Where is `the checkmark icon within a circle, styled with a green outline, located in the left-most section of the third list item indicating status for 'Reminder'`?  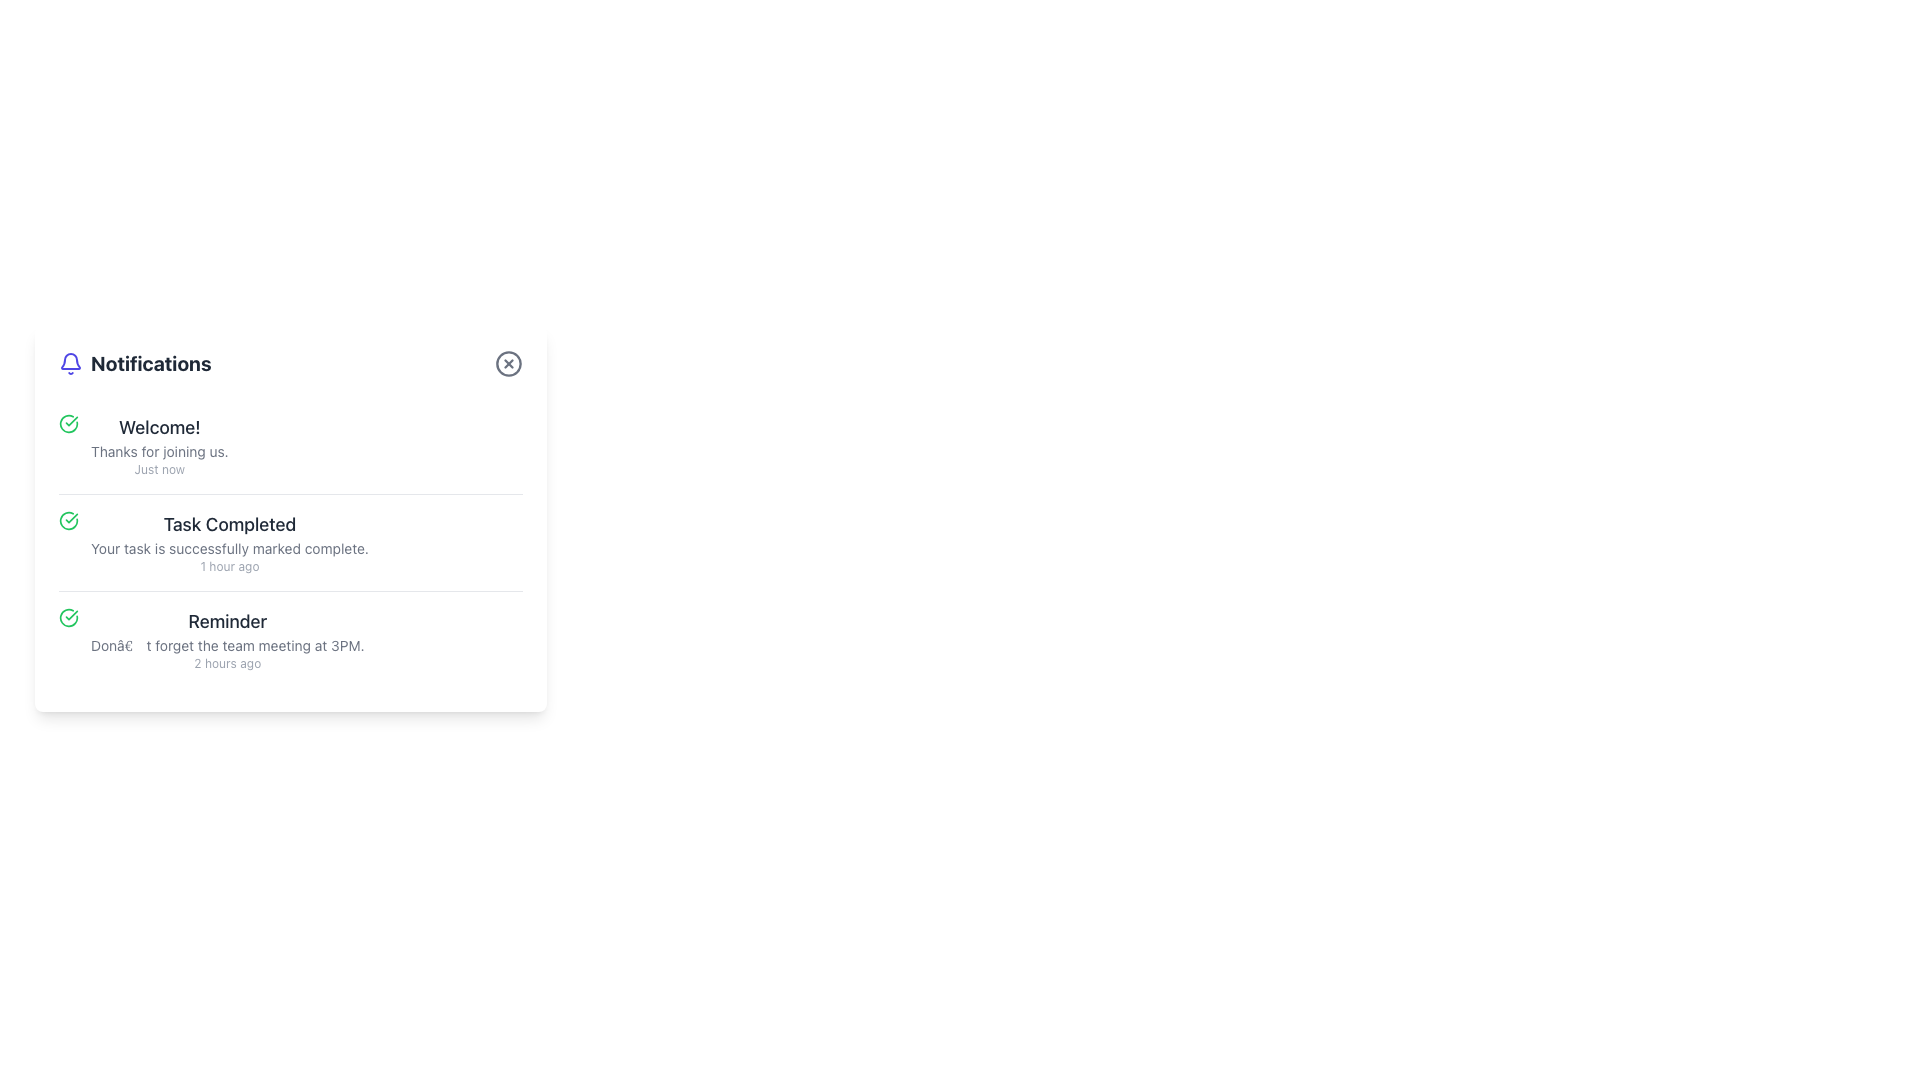
the checkmark icon within a circle, styled with a green outline, located in the left-most section of the third list item indicating status for 'Reminder' is located at coordinates (68, 616).